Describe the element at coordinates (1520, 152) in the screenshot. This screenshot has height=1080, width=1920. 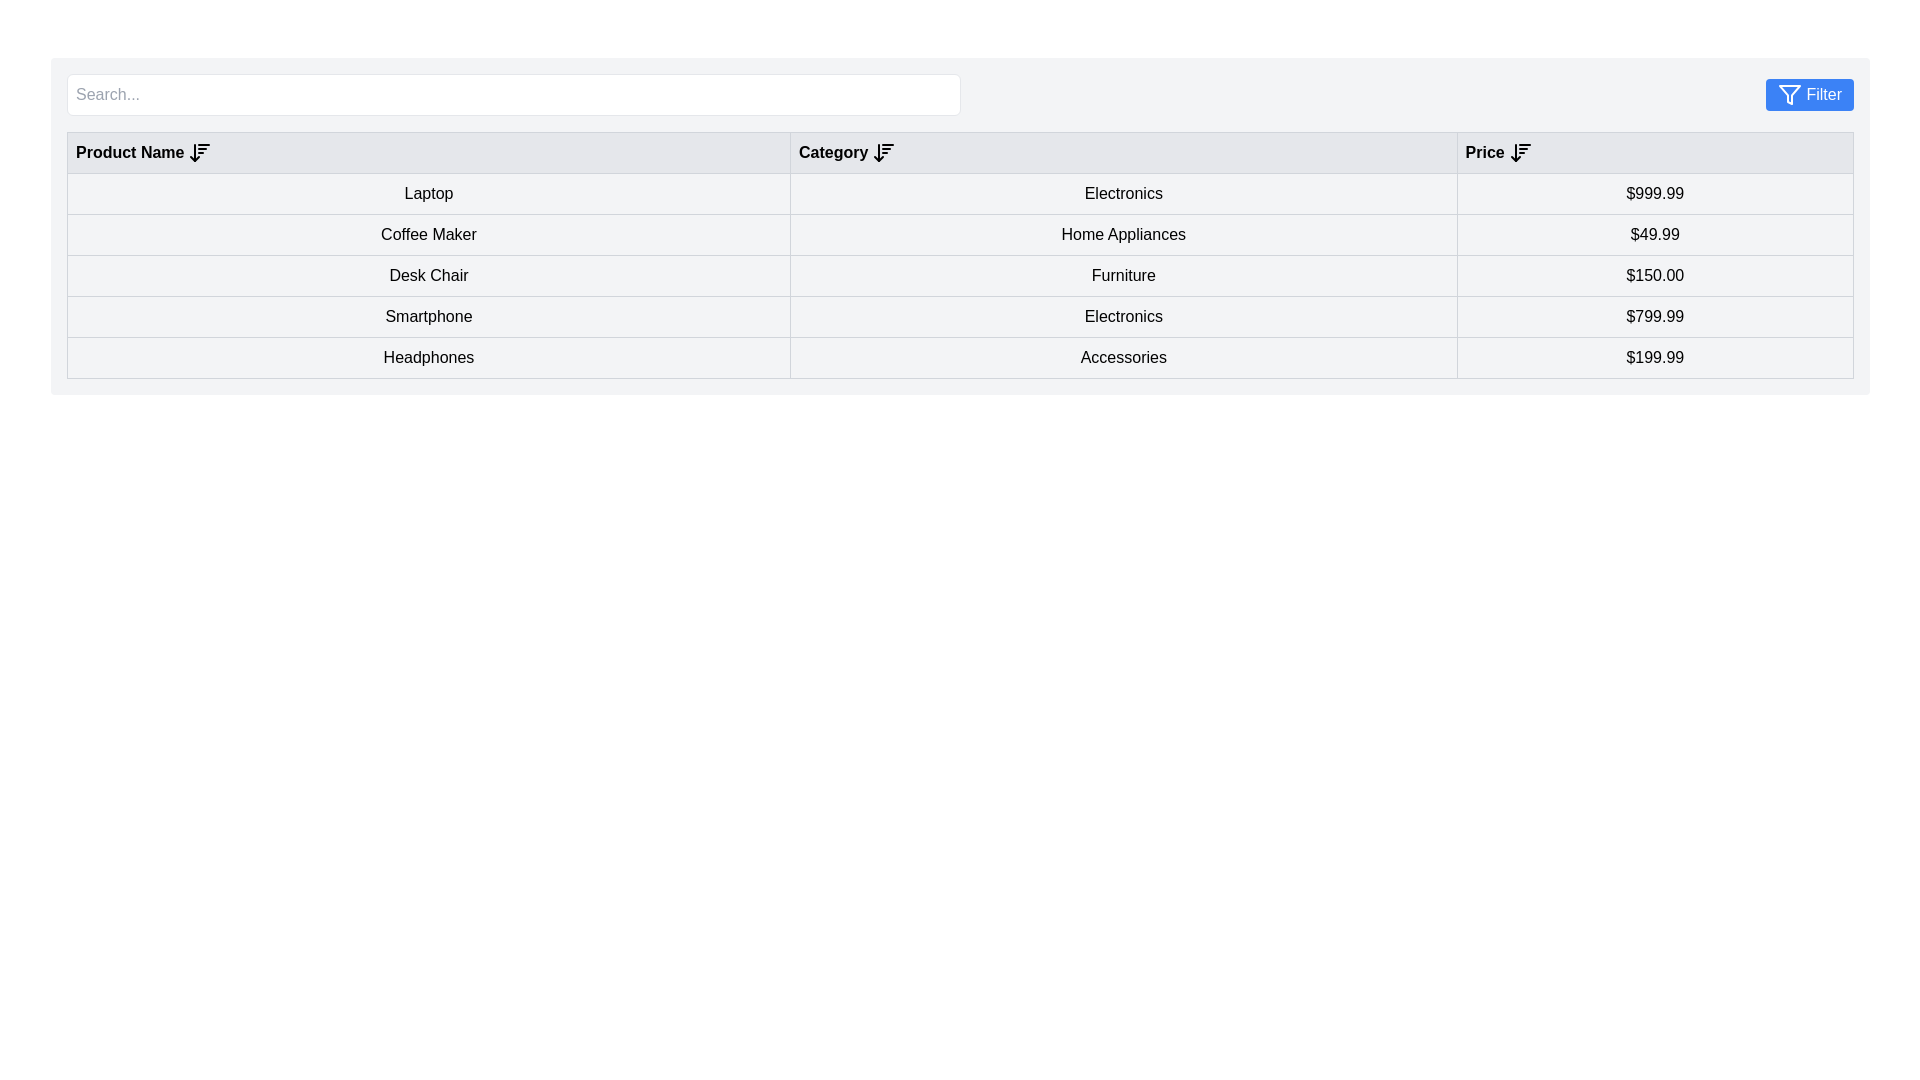
I see `the downward arrow icon next to the 'Price' column header` at that location.